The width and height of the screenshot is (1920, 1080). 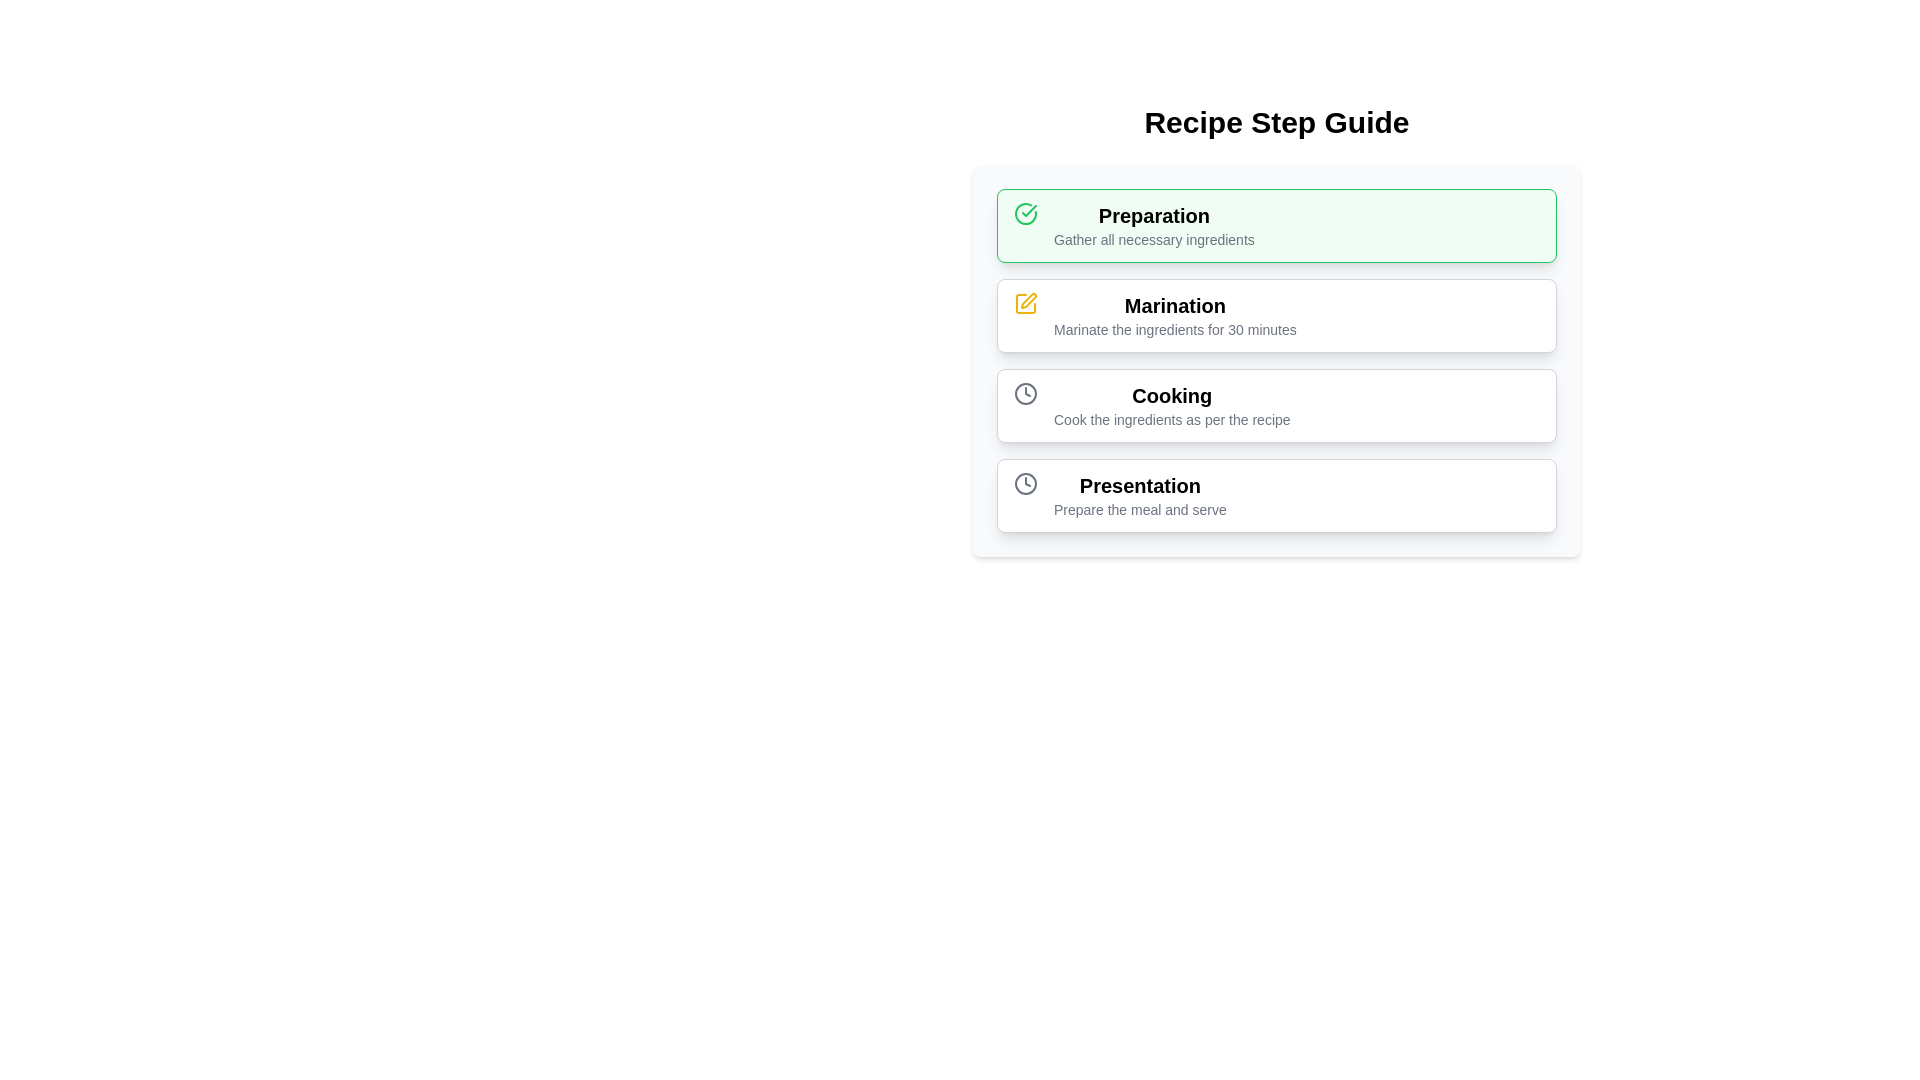 I want to click on the circular green icon with a checkmark located to the left of the 'Preparation' text in the Recipe Step Guide, so click(x=1026, y=213).